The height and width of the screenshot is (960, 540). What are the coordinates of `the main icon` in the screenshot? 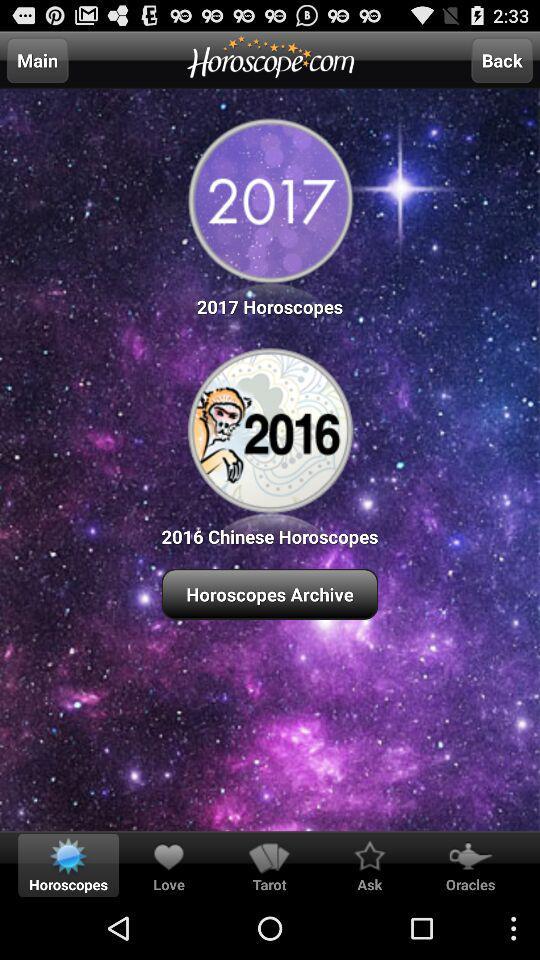 It's located at (37, 59).